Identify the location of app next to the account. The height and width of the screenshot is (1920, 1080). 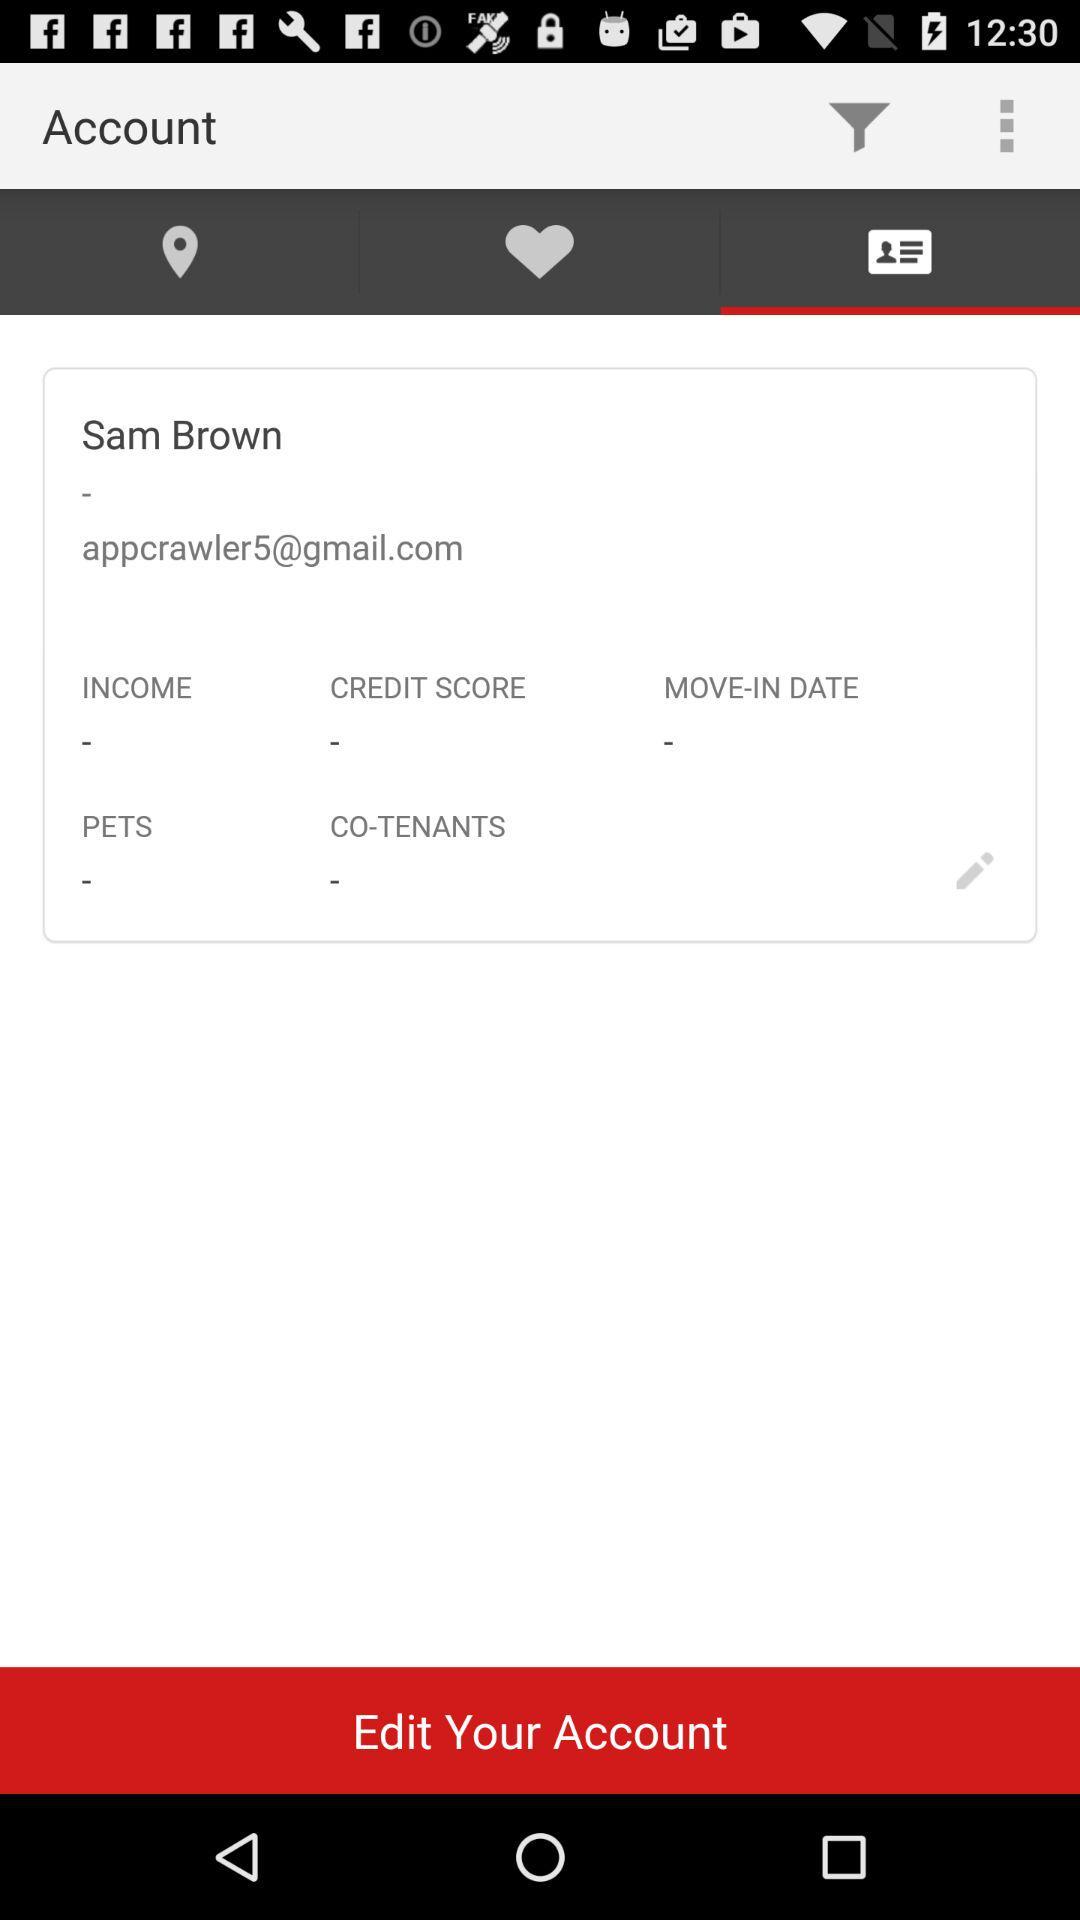
(858, 124).